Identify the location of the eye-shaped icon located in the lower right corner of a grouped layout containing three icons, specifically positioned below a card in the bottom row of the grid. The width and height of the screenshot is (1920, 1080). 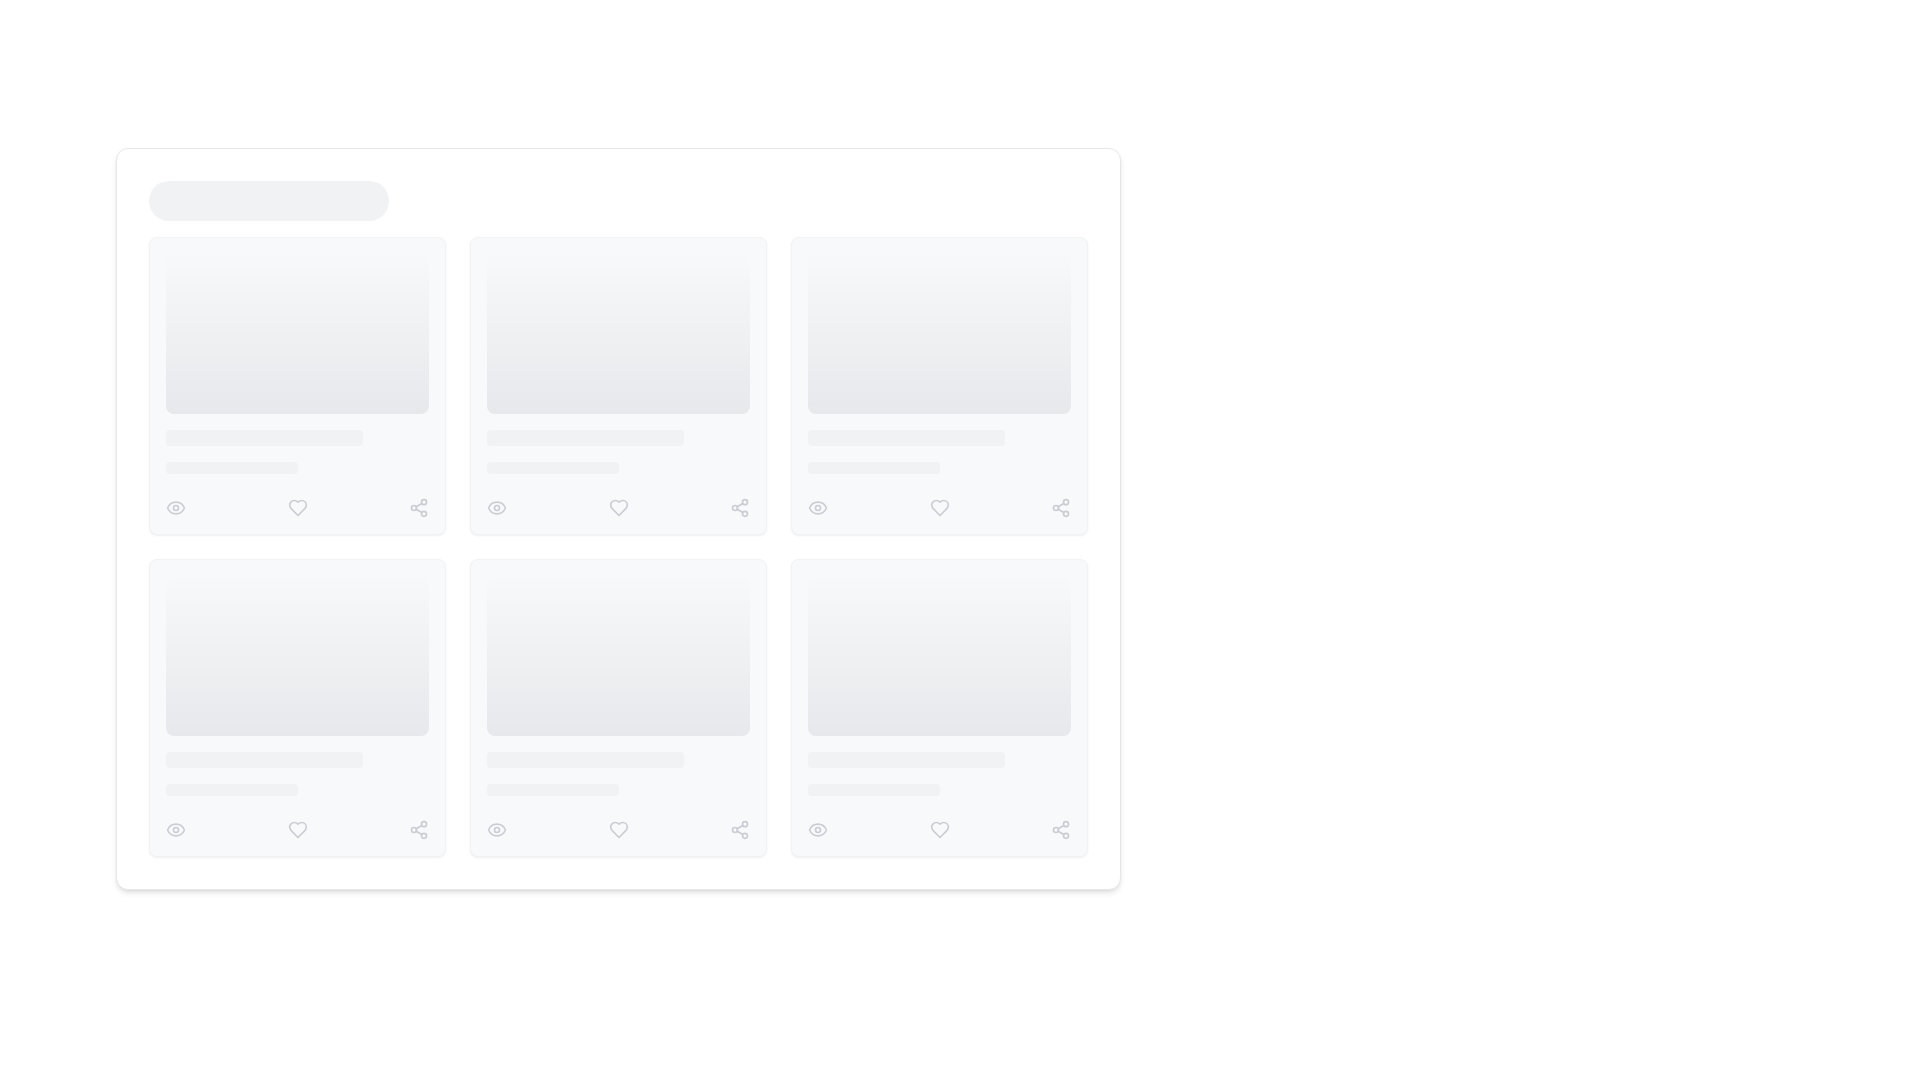
(817, 507).